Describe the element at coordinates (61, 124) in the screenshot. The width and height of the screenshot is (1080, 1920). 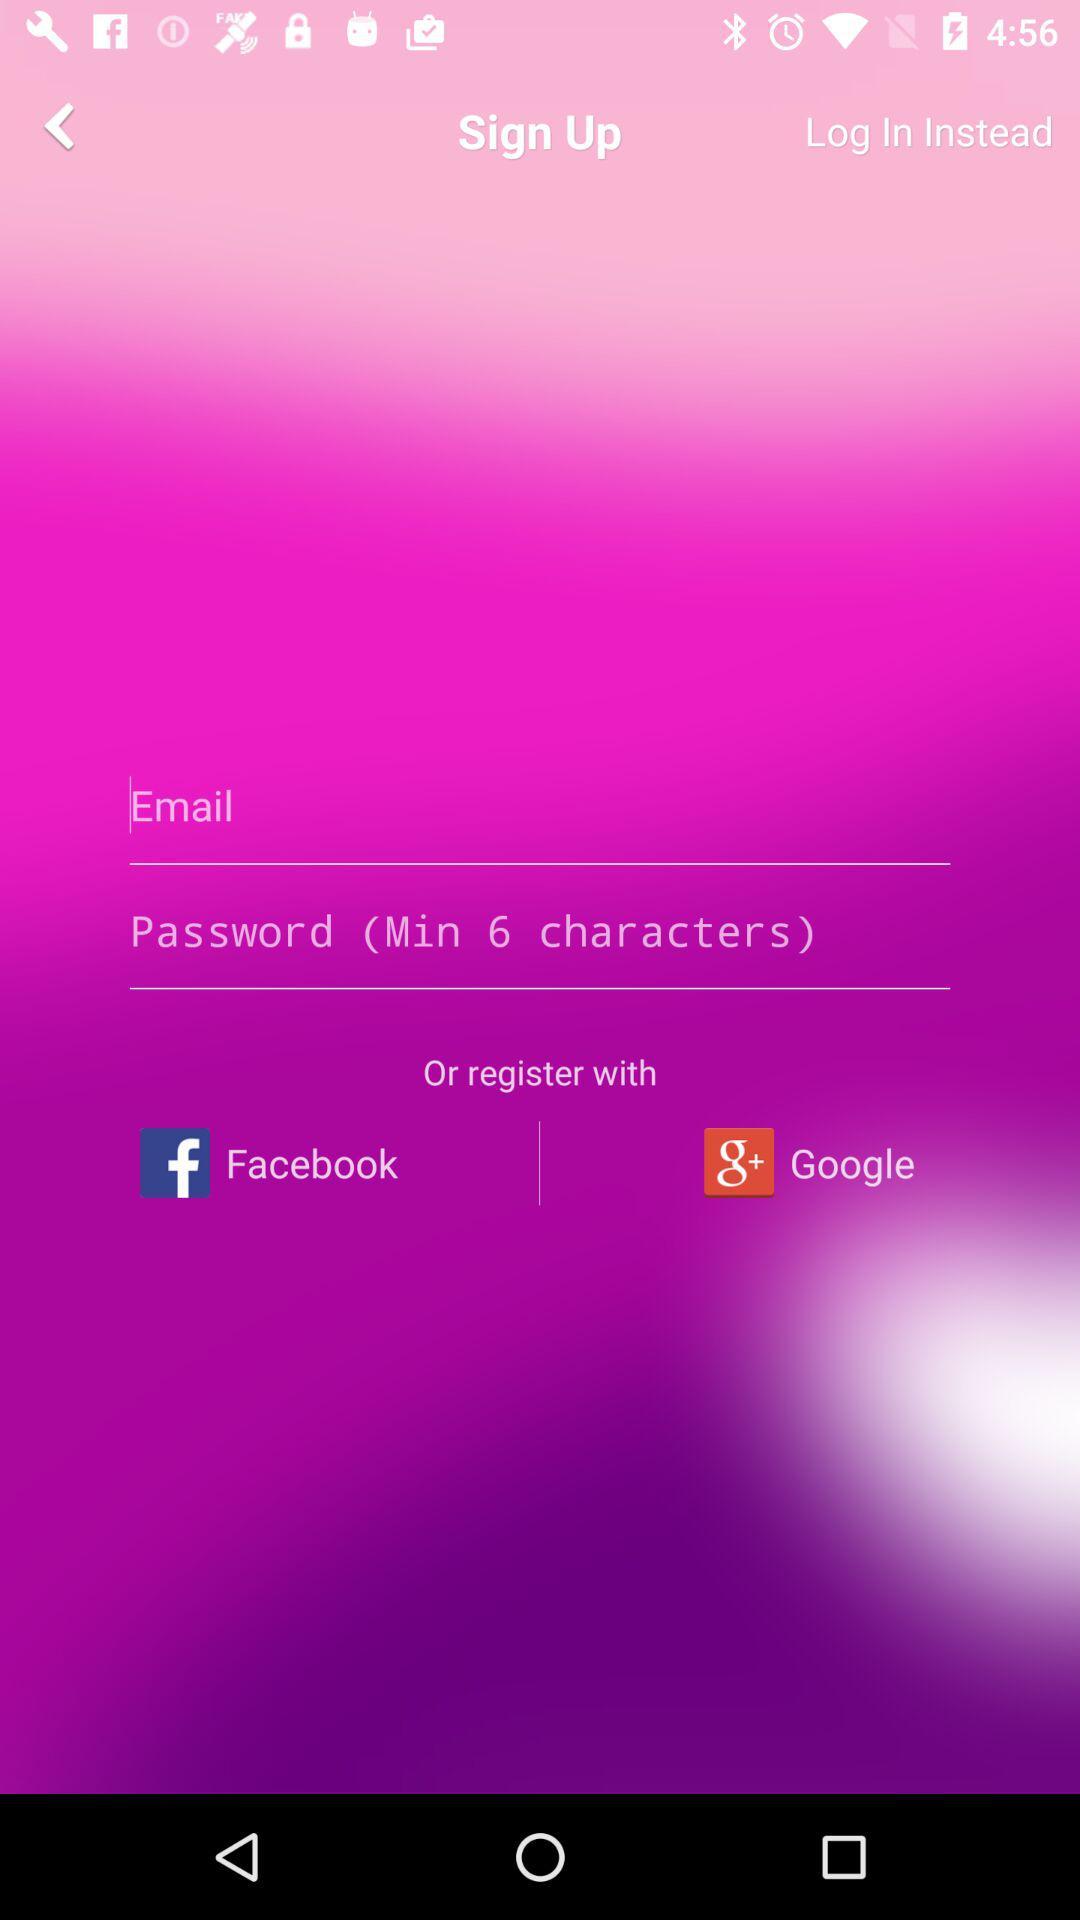
I see `the arrow_backward icon` at that location.